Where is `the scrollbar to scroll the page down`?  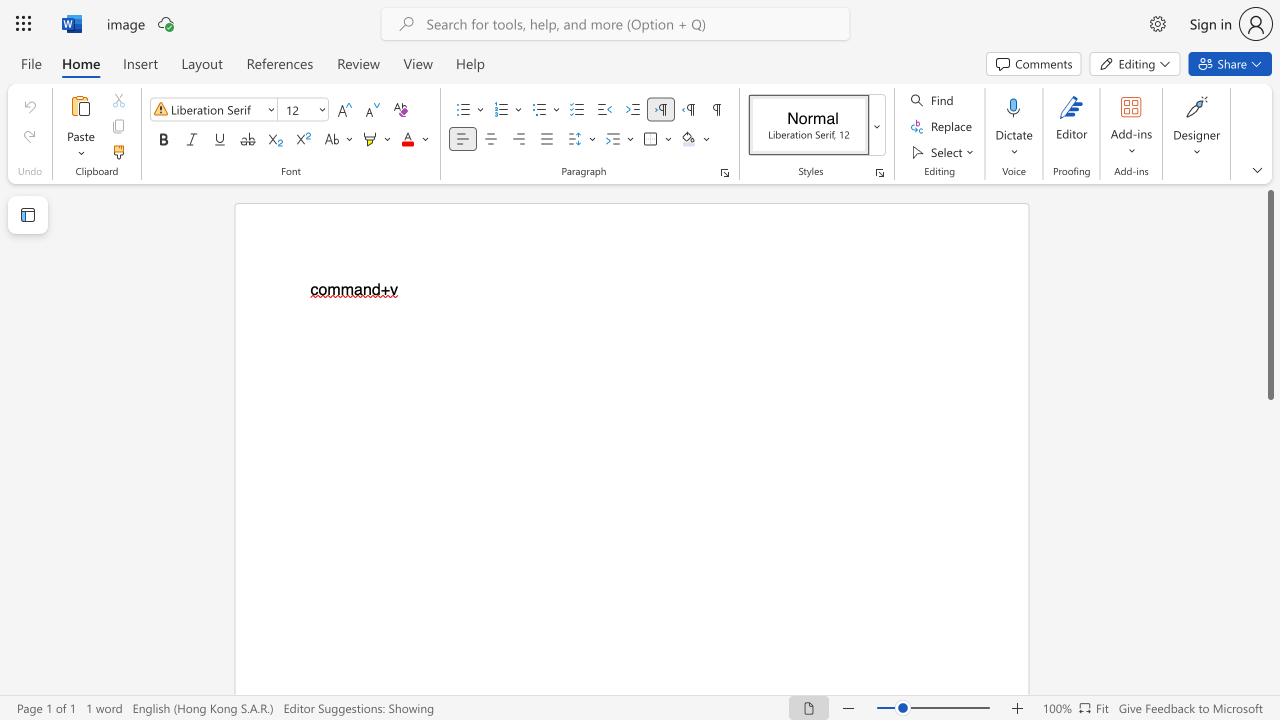
the scrollbar to scroll the page down is located at coordinates (1269, 640).